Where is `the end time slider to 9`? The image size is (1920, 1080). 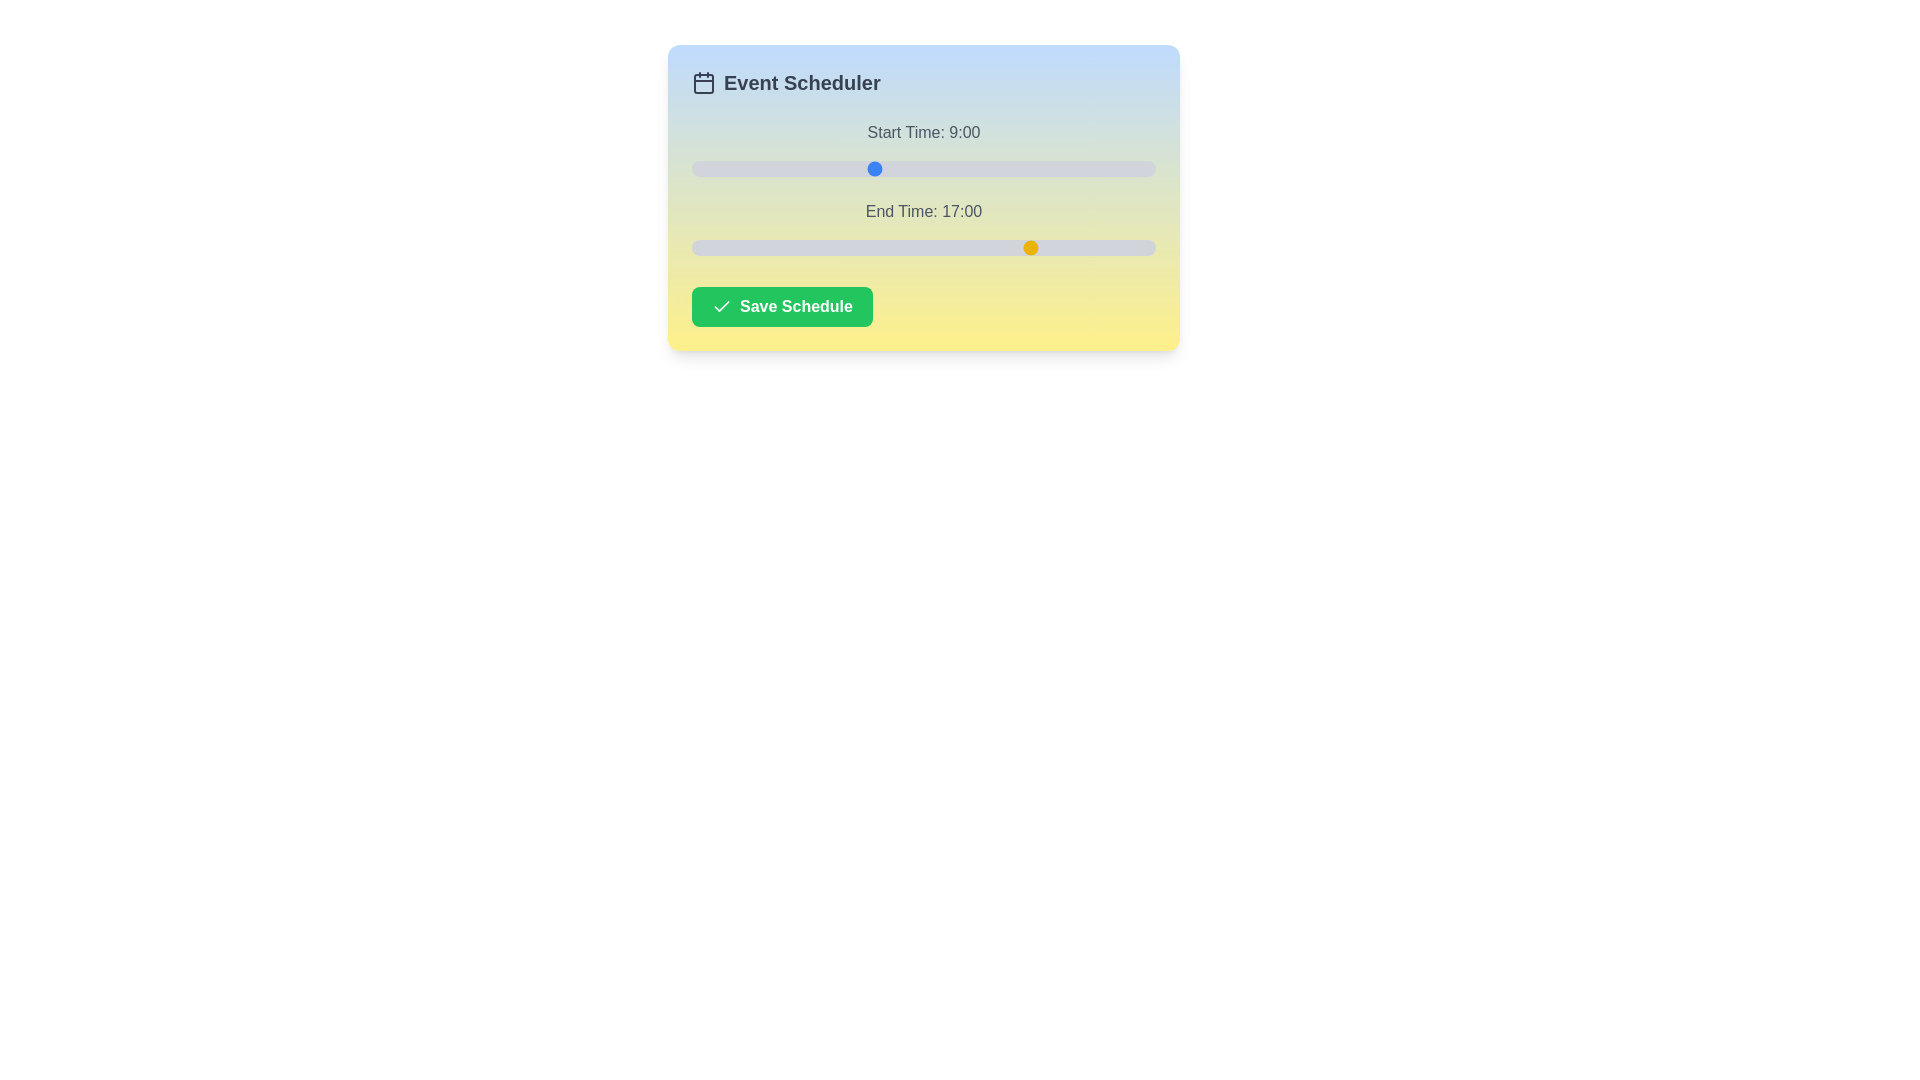
the end time slider to 9 is located at coordinates (873, 246).